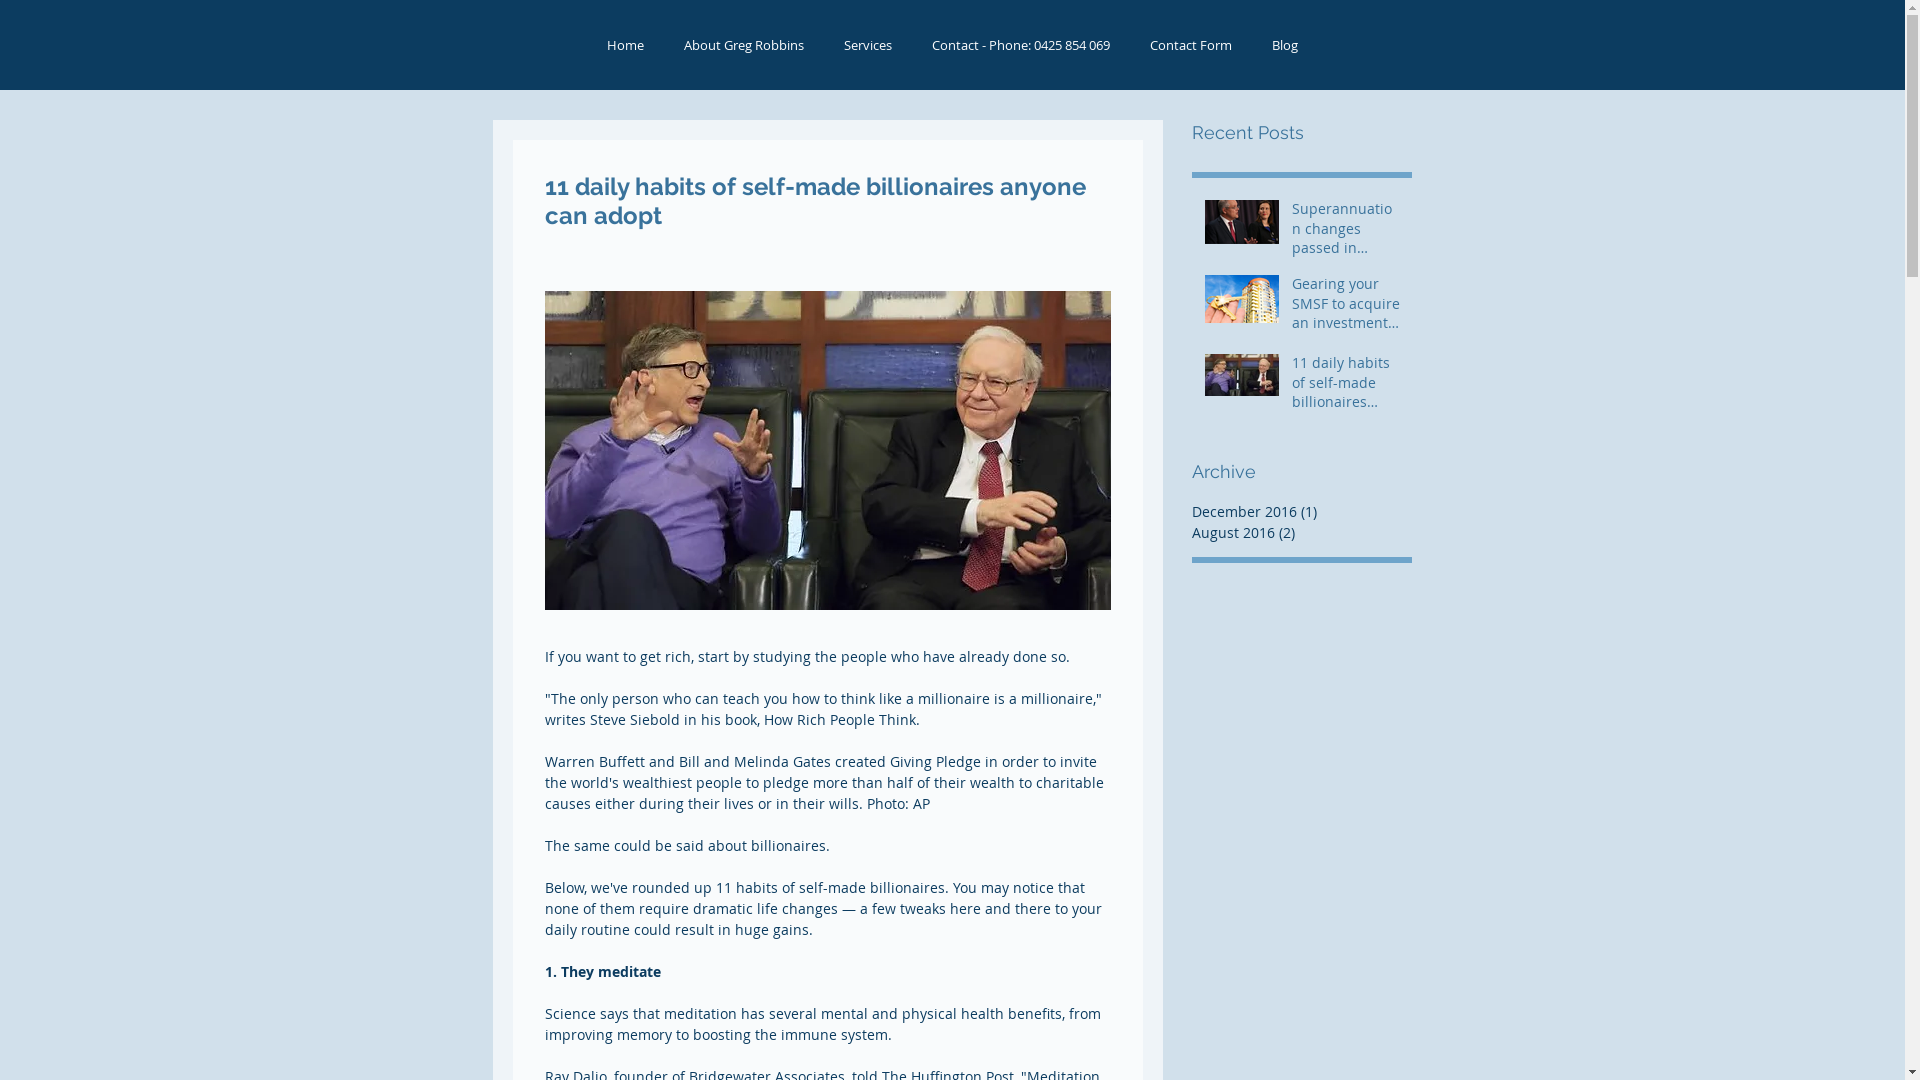 Image resolution: width=1920 pixels, height=1080 pixels. Describe the element at coordinates (743, 45) in the screenshot. I see `'About Greg Robbins'` at that location.